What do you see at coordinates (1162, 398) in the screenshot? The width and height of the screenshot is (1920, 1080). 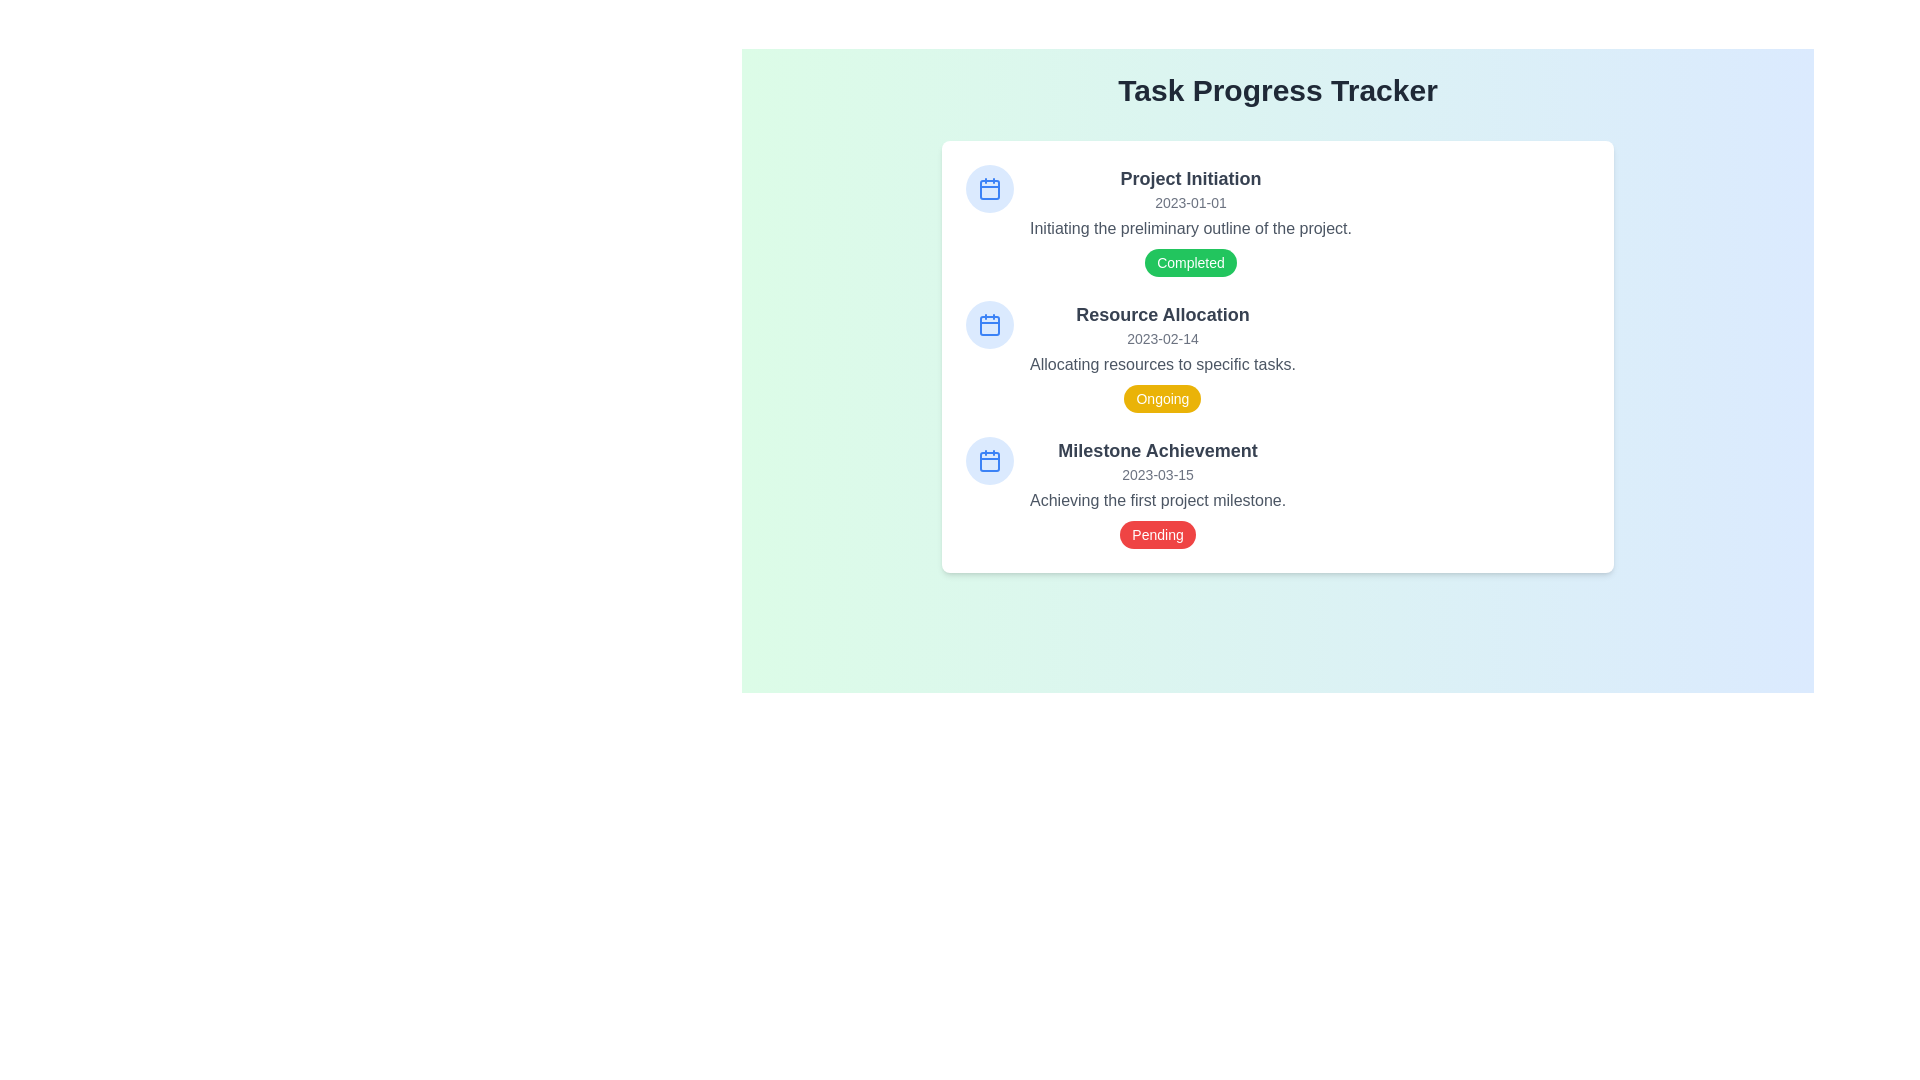 I see `the Status label, which is a yellow rectangular capsule with rounded edges containing the text 'Ongoing' in white, located below the description text 'Allocating resources to specific tasks.'` at bounding box center [1162, 398].